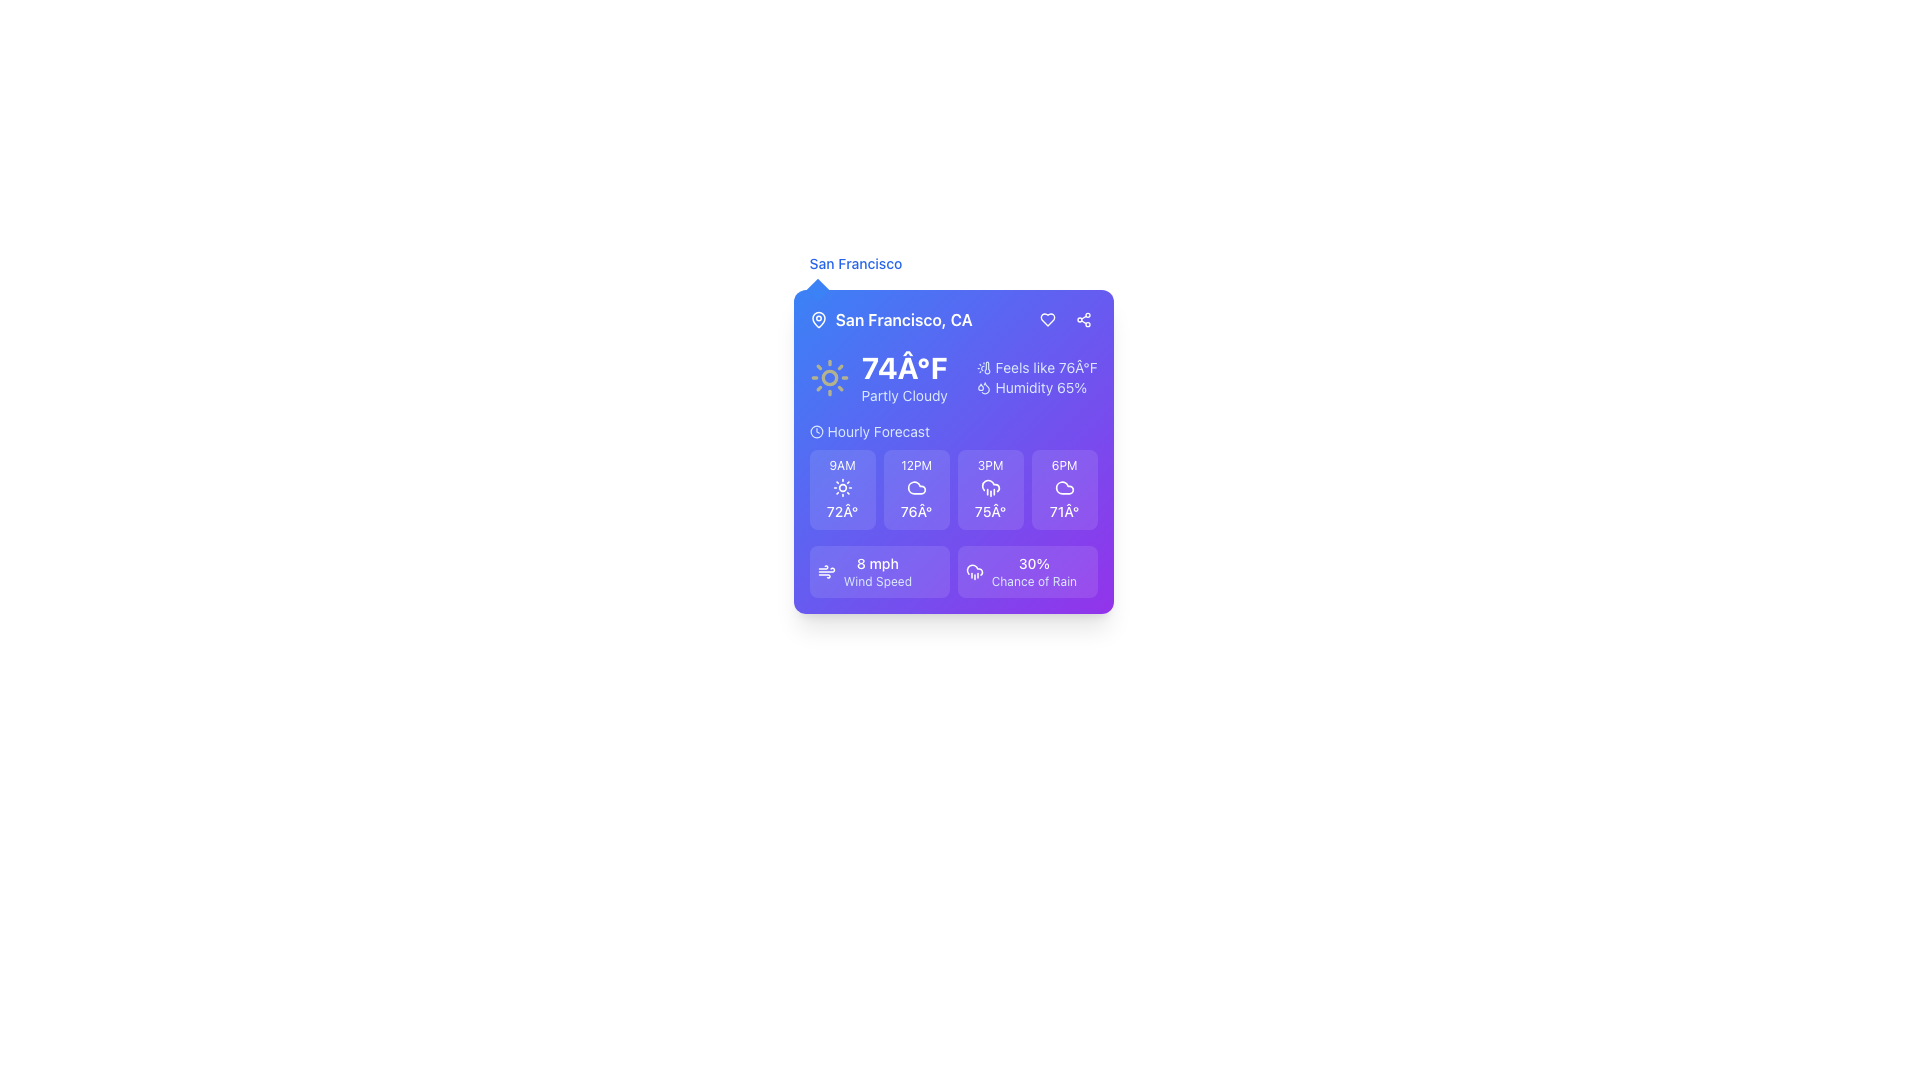 The height and width of the screenshot is (1080, 1920). Describe the element at coordinates (1040, 388) in the screenshot. I see `the text label that displays the current humidity level, located to the right of the 'Feels like 76°F' text in the weather card` at that location.